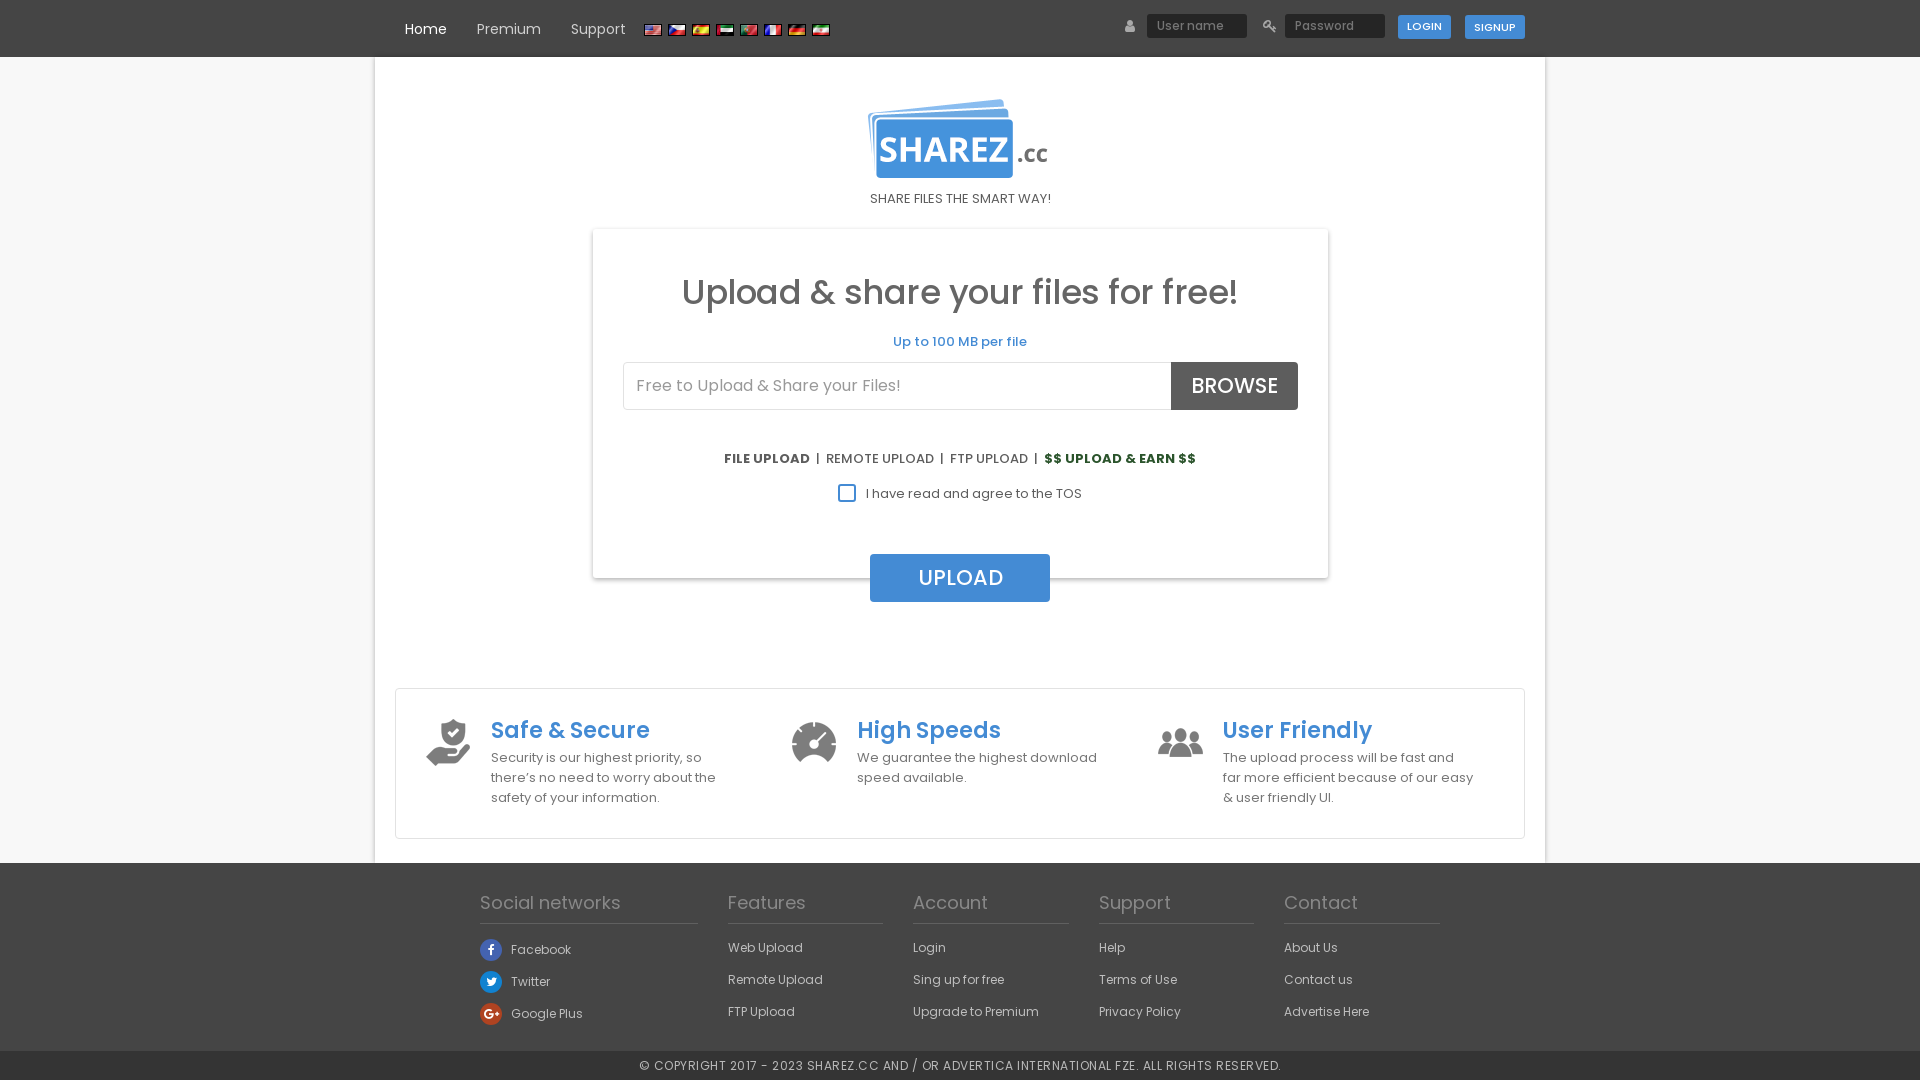  I want to click on 'Premium', so click(508, 29).